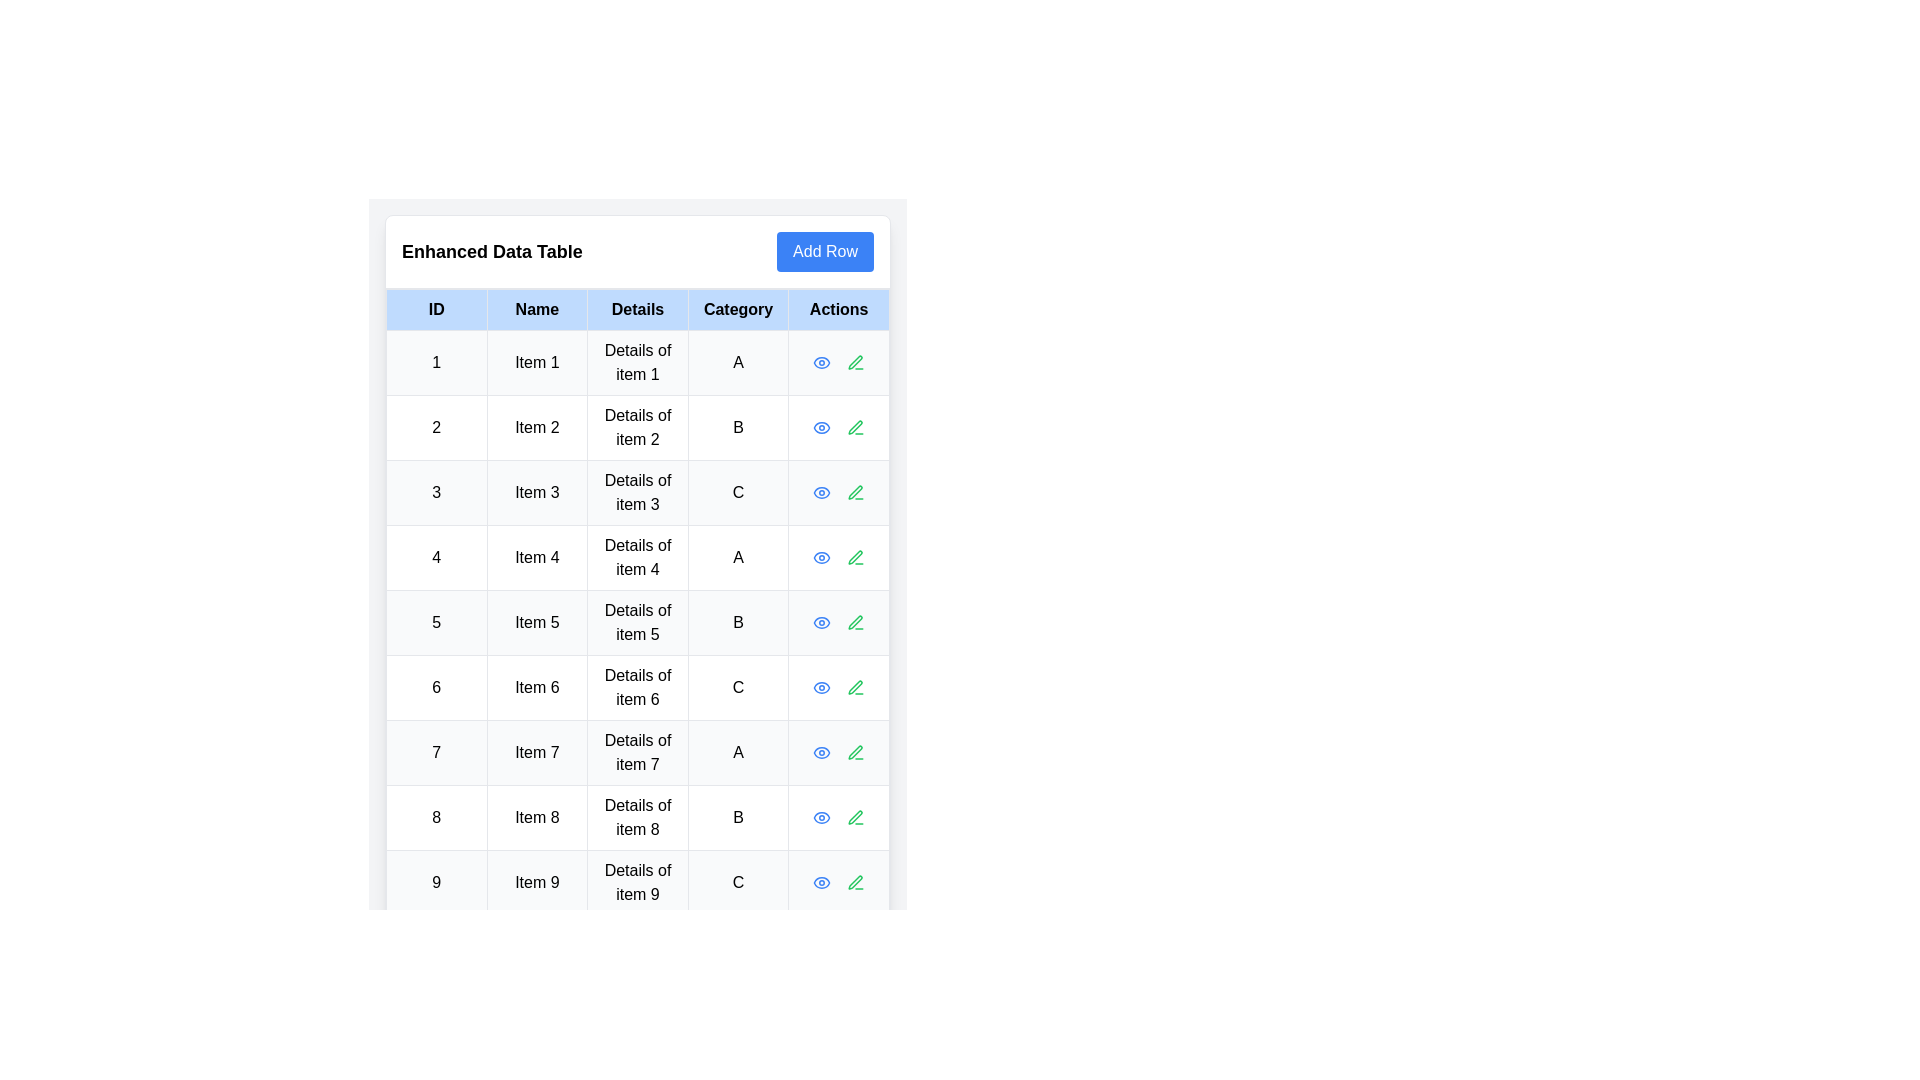  I want to click on the 'View' button located in row '3' under the 'Actions' column, which is to the immediate left of a green pencil icon, so click(822, 493).